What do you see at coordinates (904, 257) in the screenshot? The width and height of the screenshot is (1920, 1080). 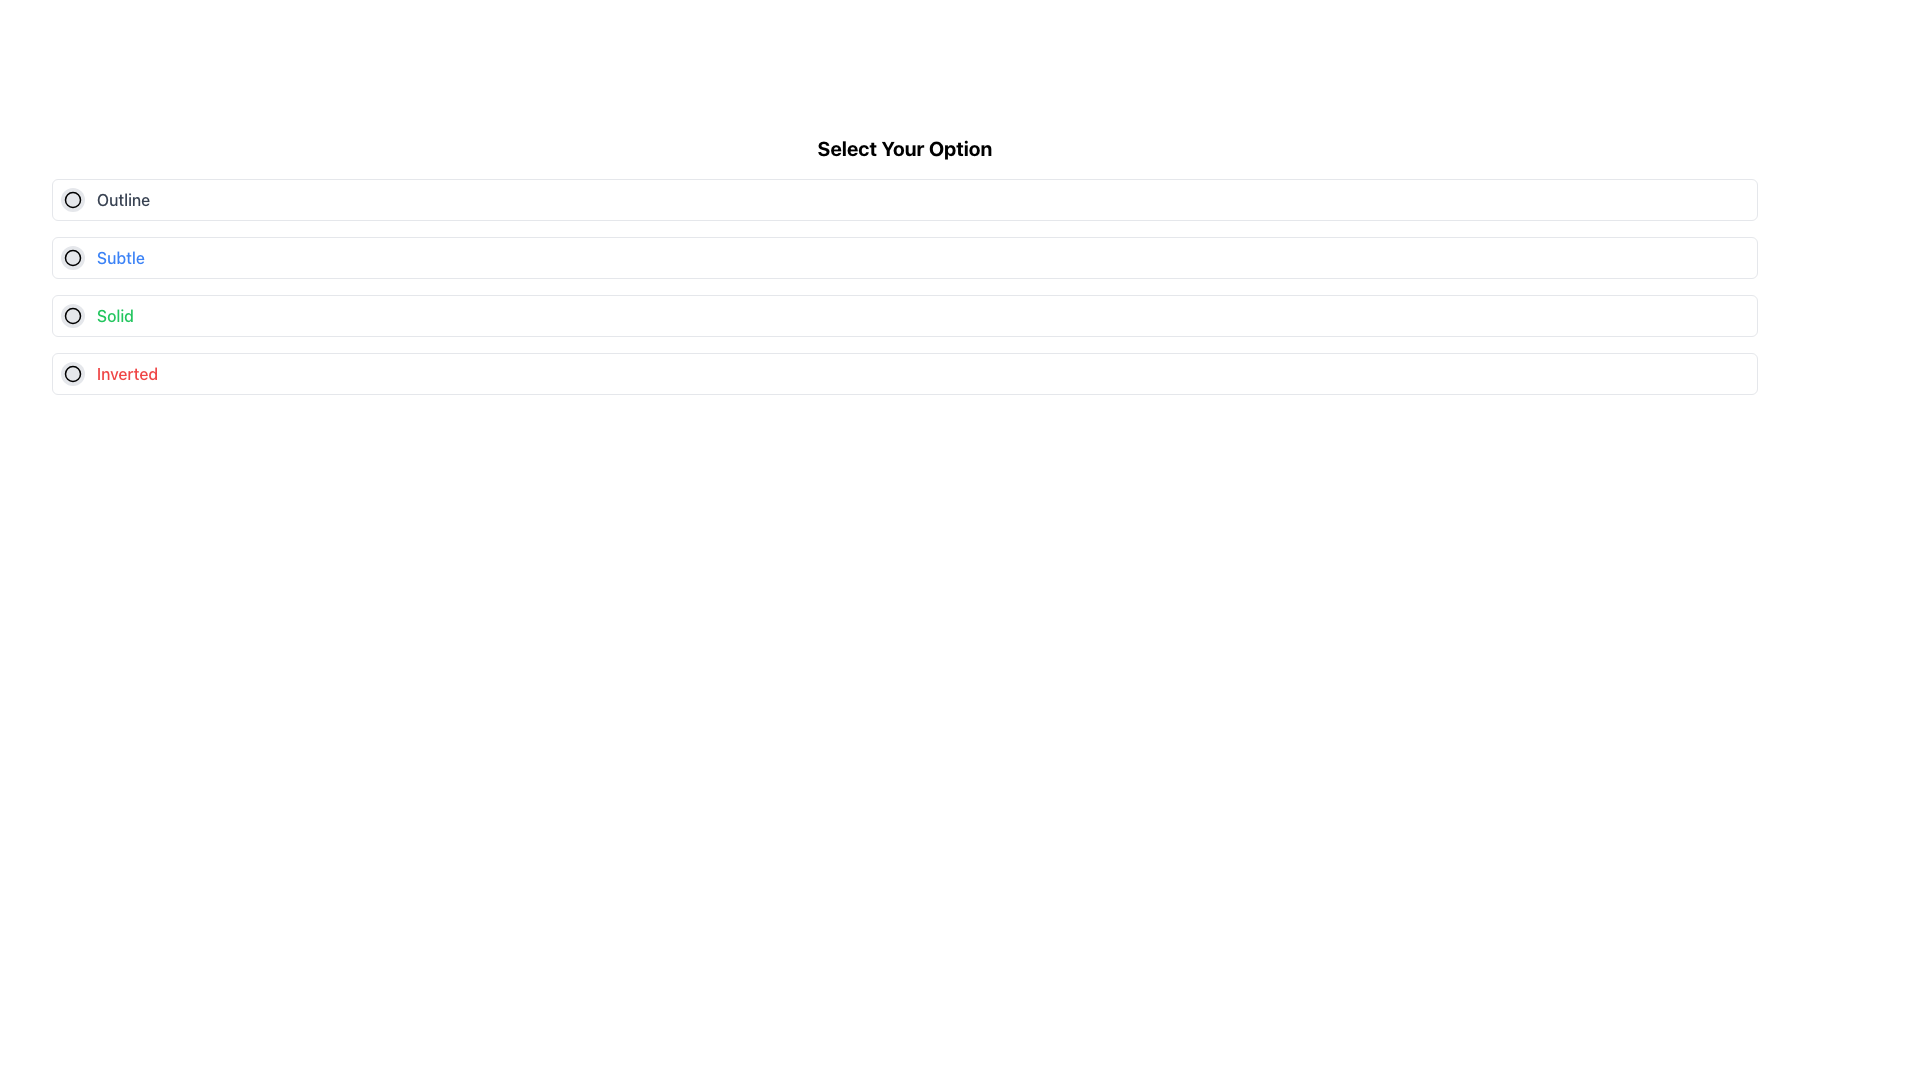 I see `the second button-like selectable option labeled 'Subtle' using keyboard navigation` at bounding box center [904, 257].